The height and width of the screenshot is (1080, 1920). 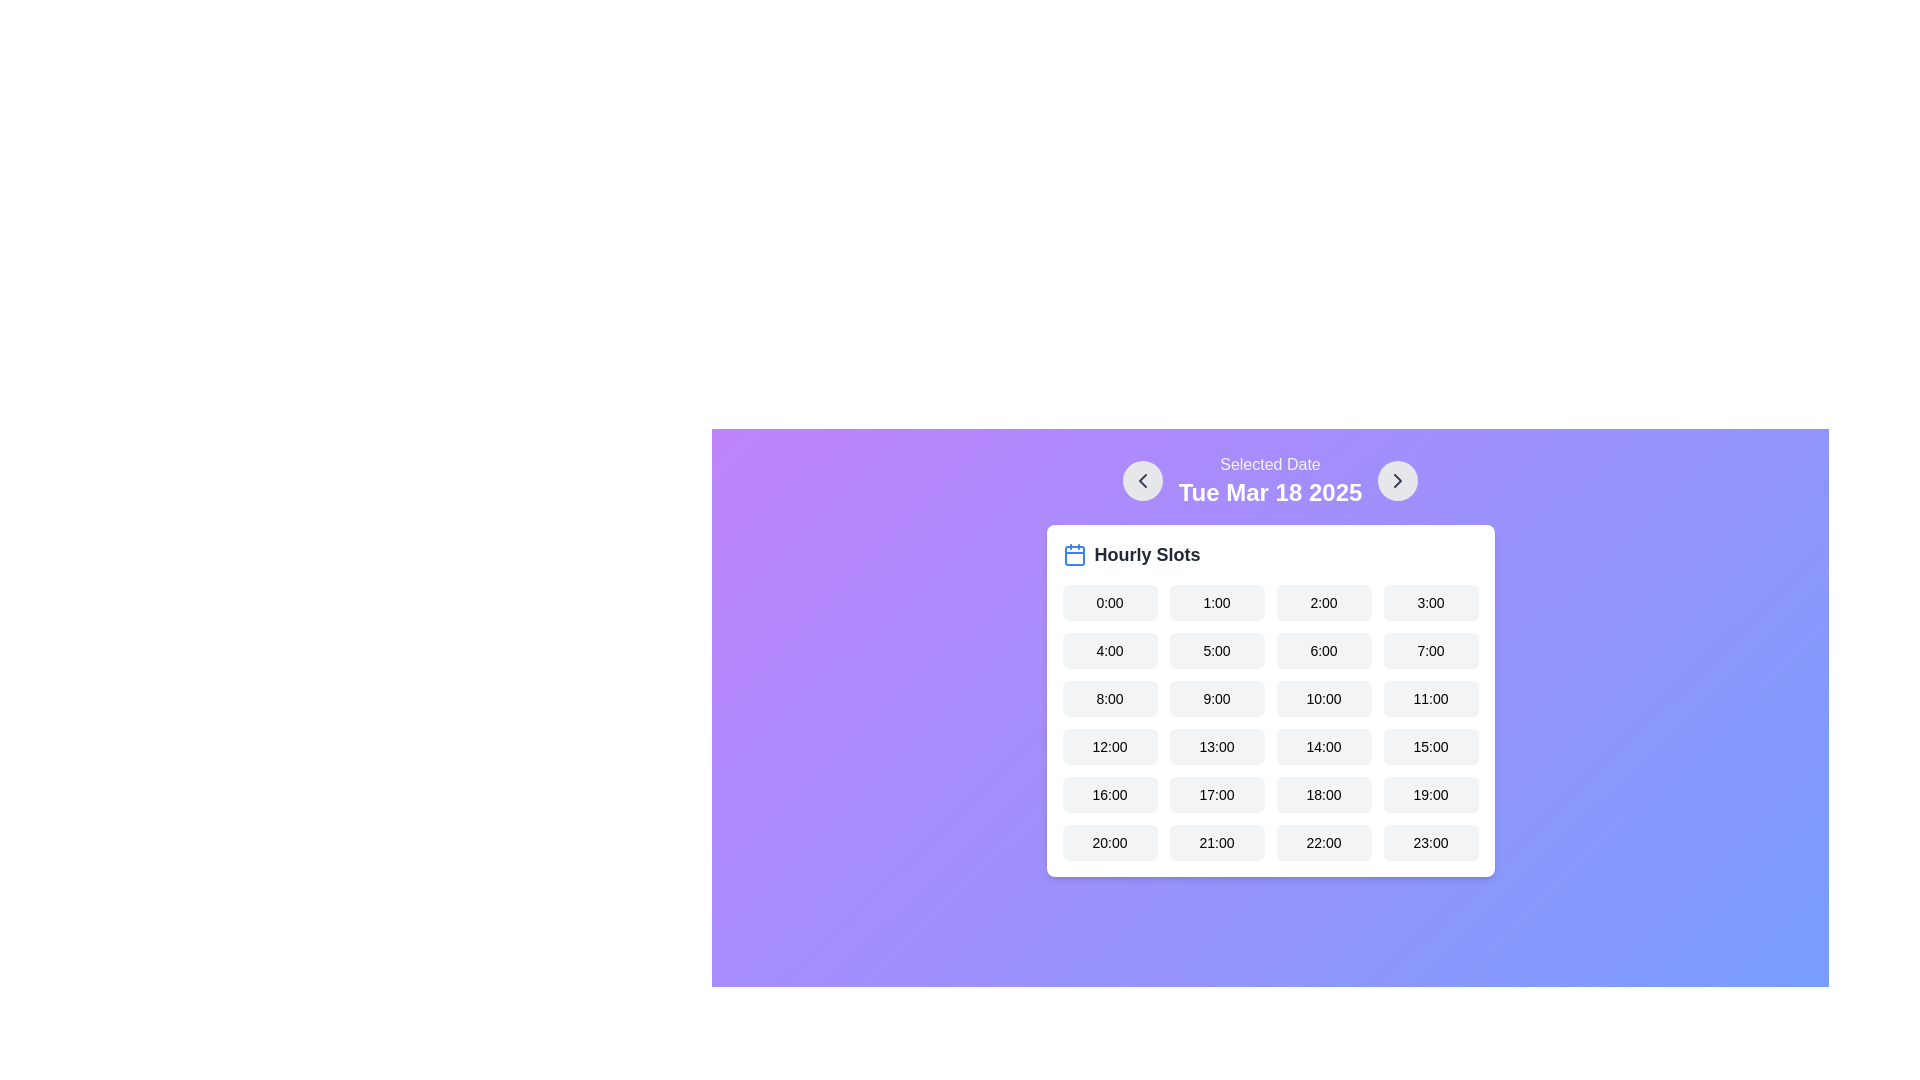 What do you see at coordinates (1269, 481) in the screenshot?
I see `the right arrow in the date navigation header` at bounding box center [1269, 481].